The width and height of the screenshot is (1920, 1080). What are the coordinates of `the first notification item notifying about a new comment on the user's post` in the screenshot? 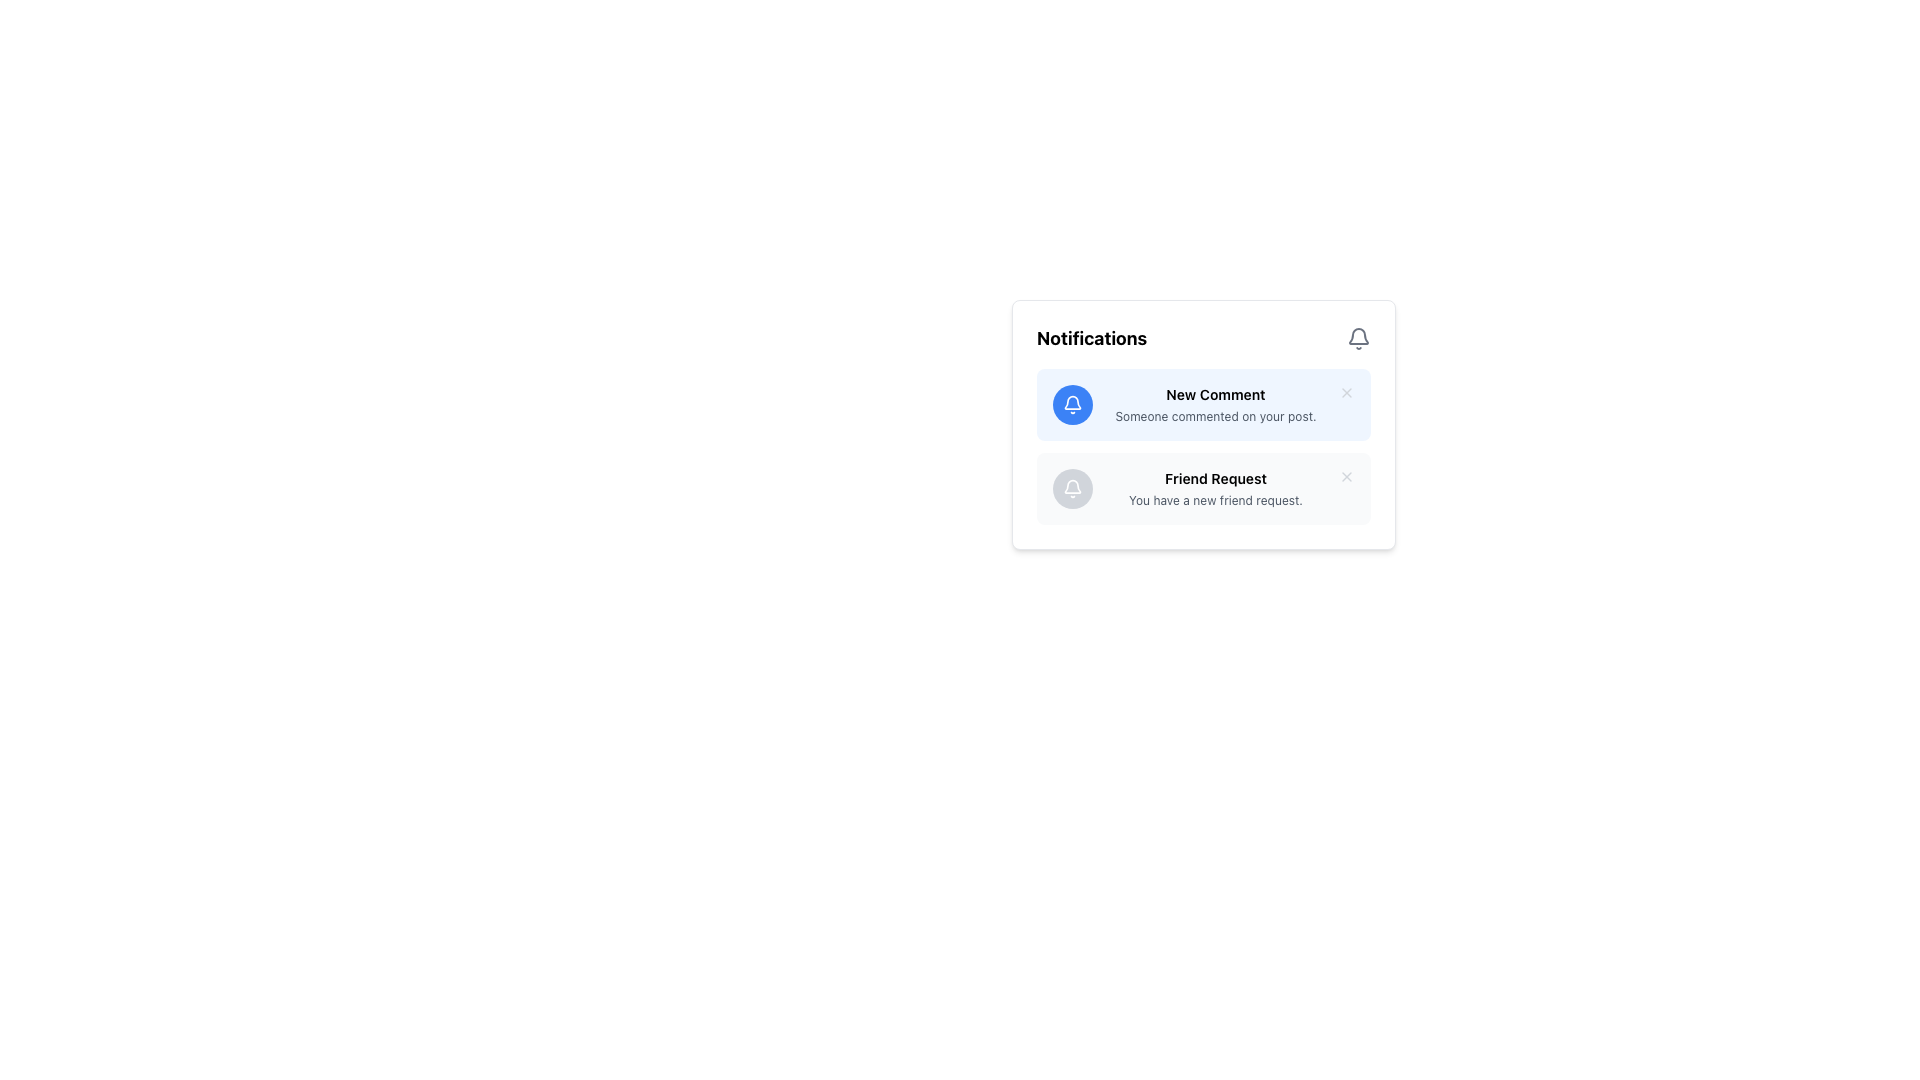 It's located at (1214, 405).